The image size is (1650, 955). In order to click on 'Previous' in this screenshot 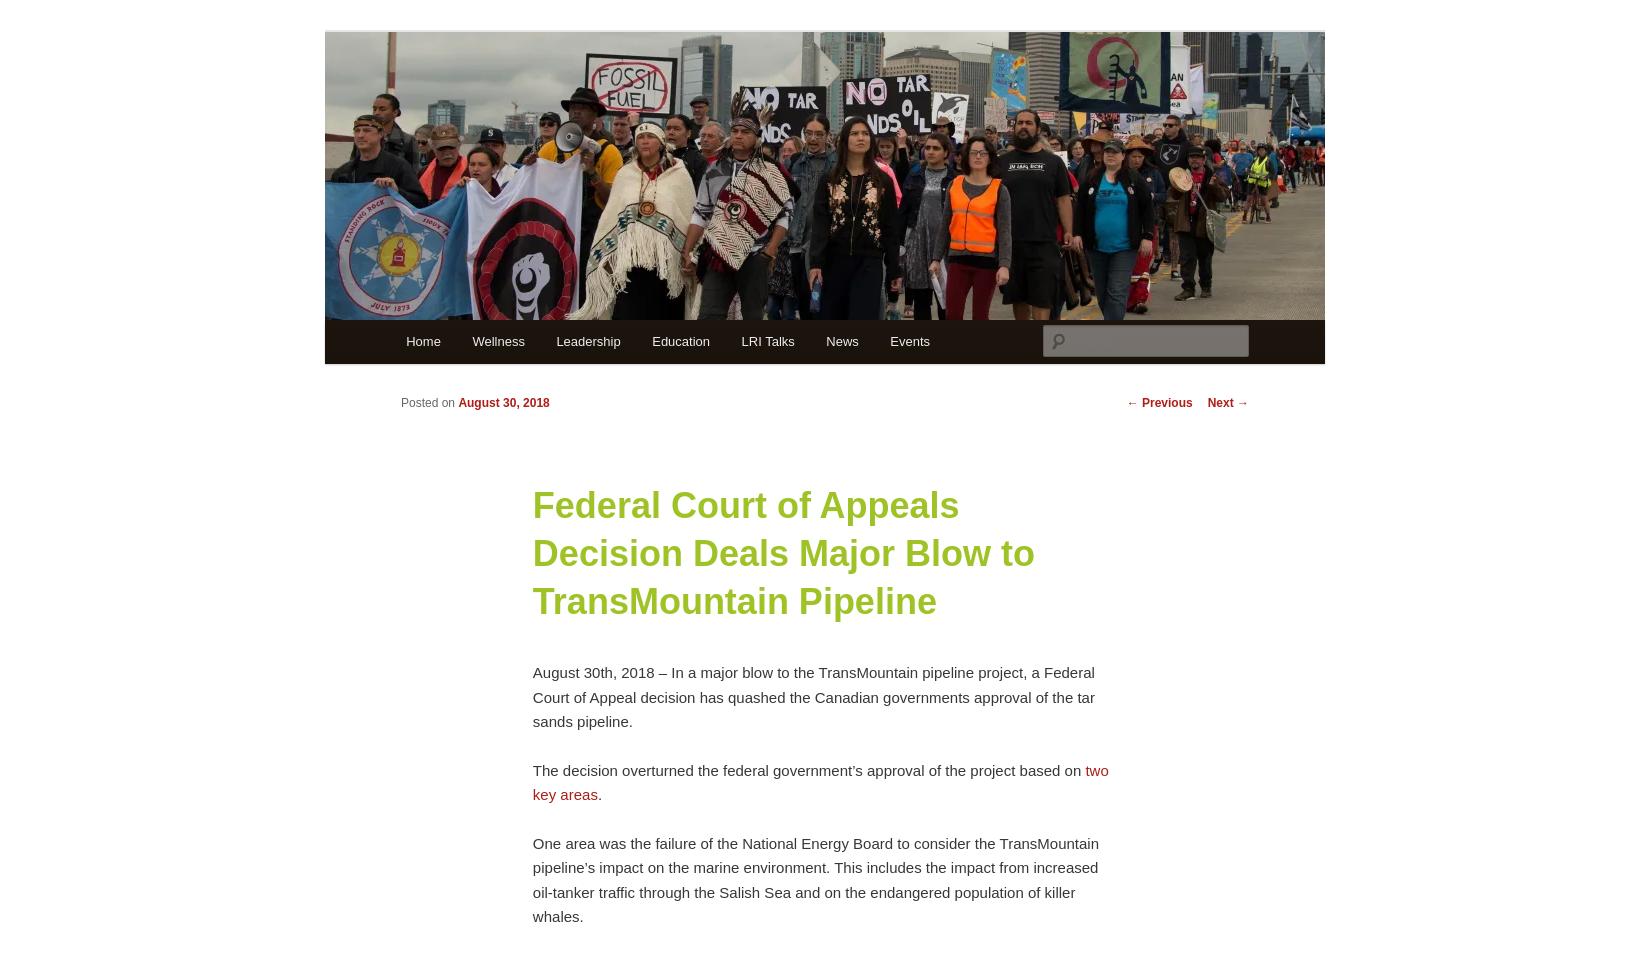, I will do `click(1165, 400)`.